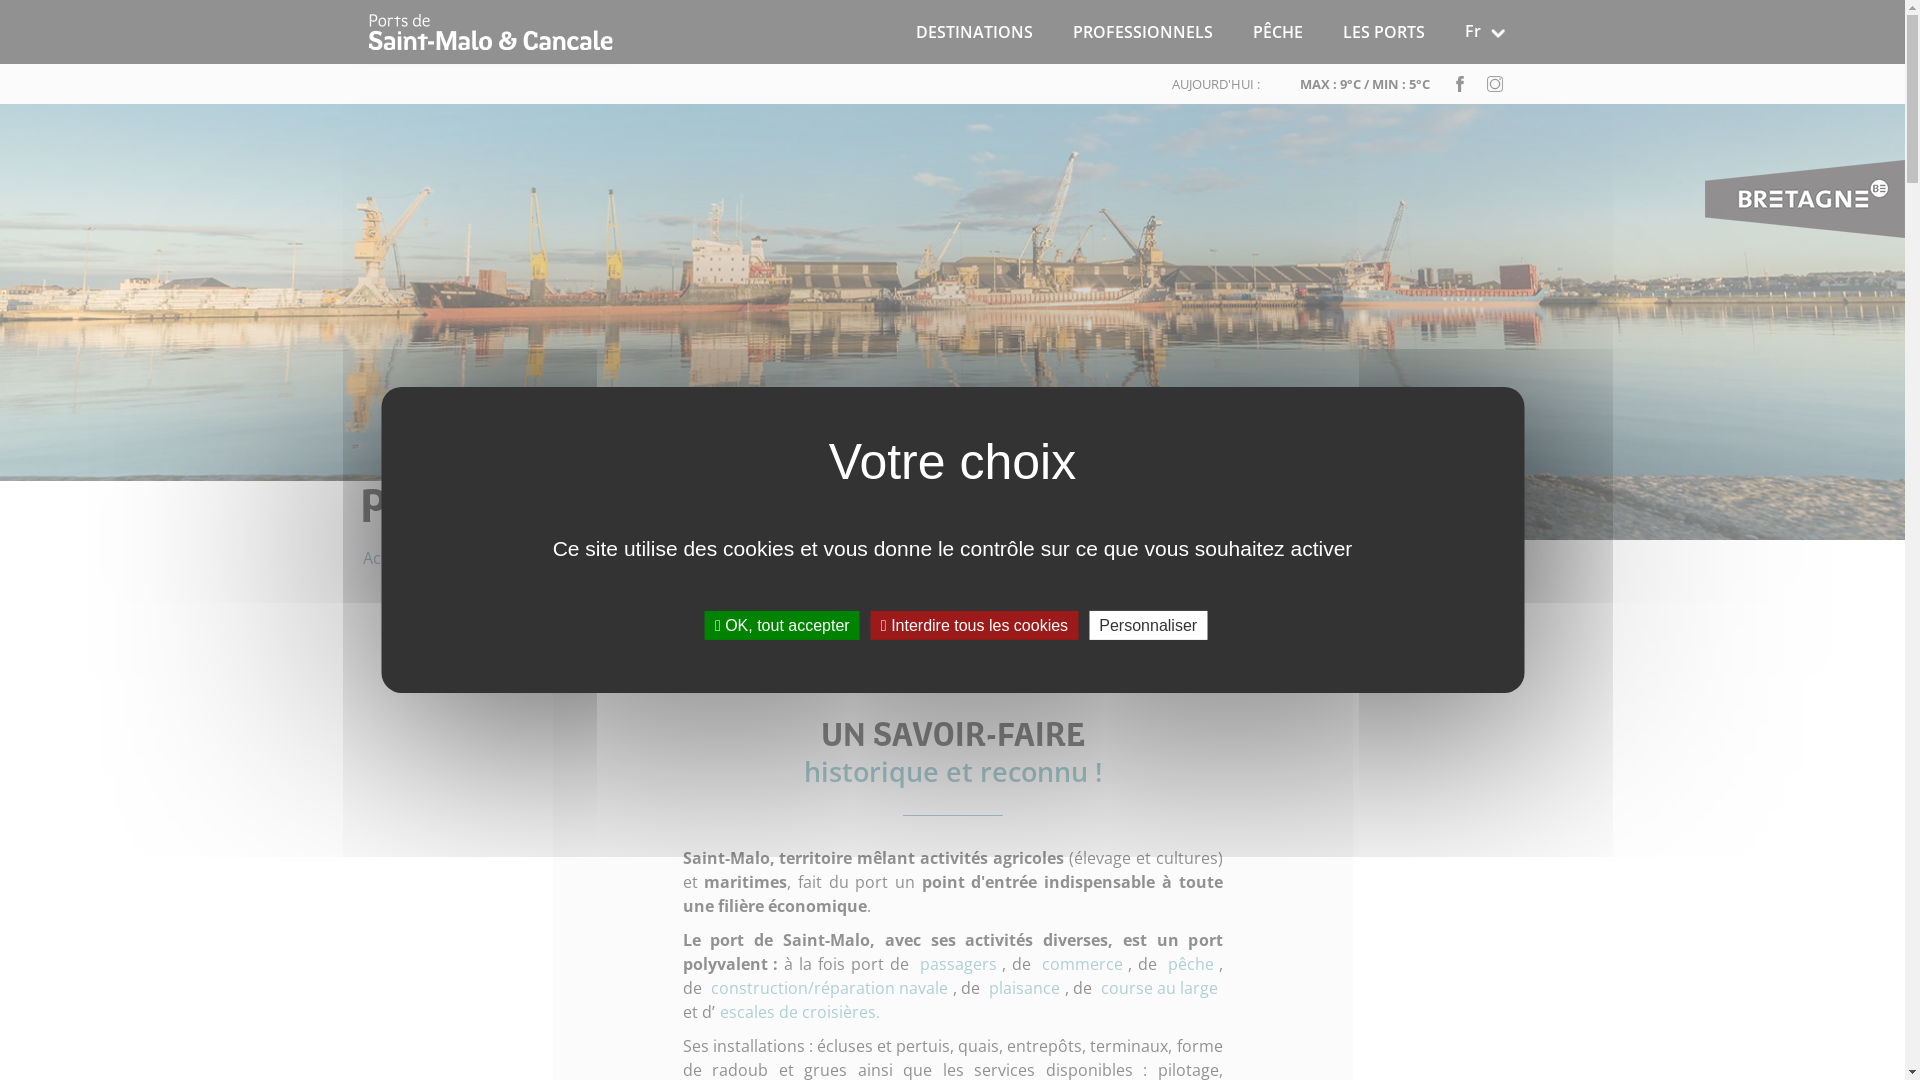  I want to click on 'DESTINATIONS', so click(974, 32).